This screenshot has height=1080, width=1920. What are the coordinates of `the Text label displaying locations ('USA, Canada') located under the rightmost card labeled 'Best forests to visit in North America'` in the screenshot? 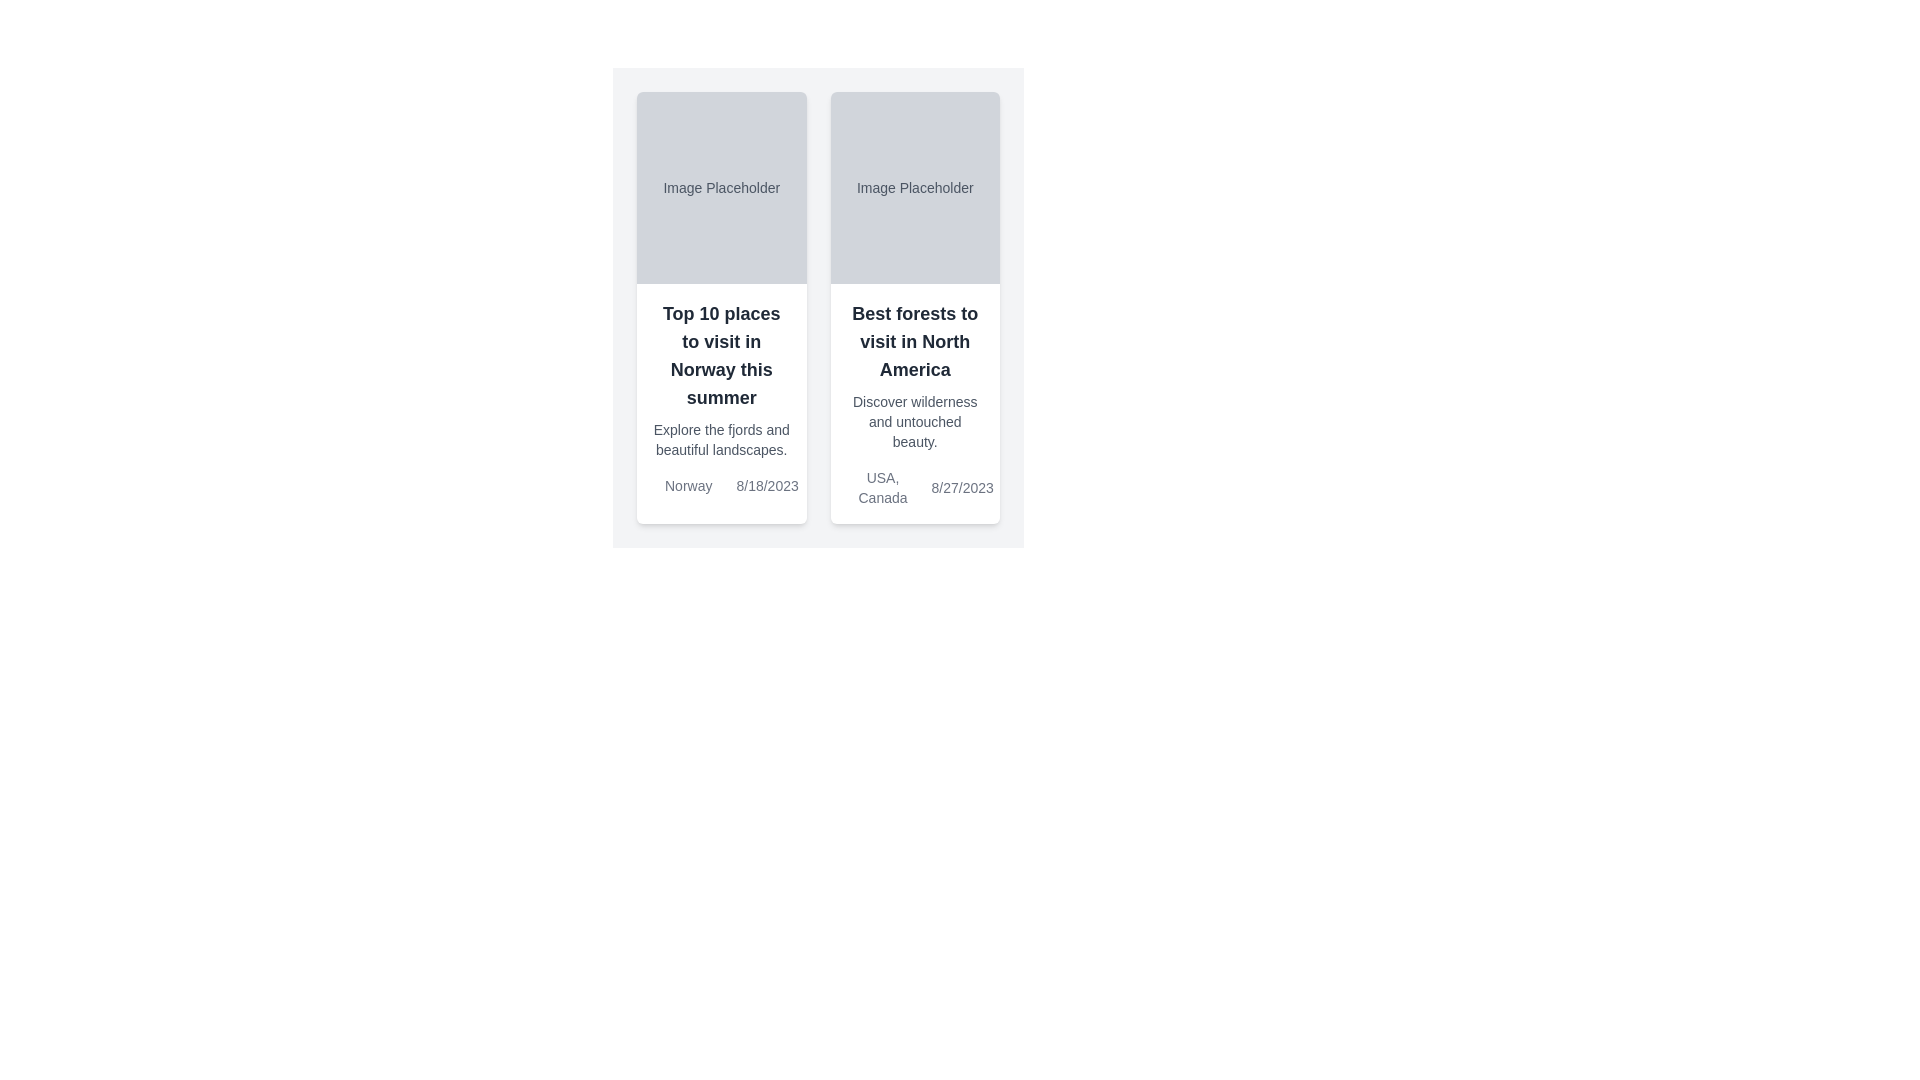 It's located at (882, 488).